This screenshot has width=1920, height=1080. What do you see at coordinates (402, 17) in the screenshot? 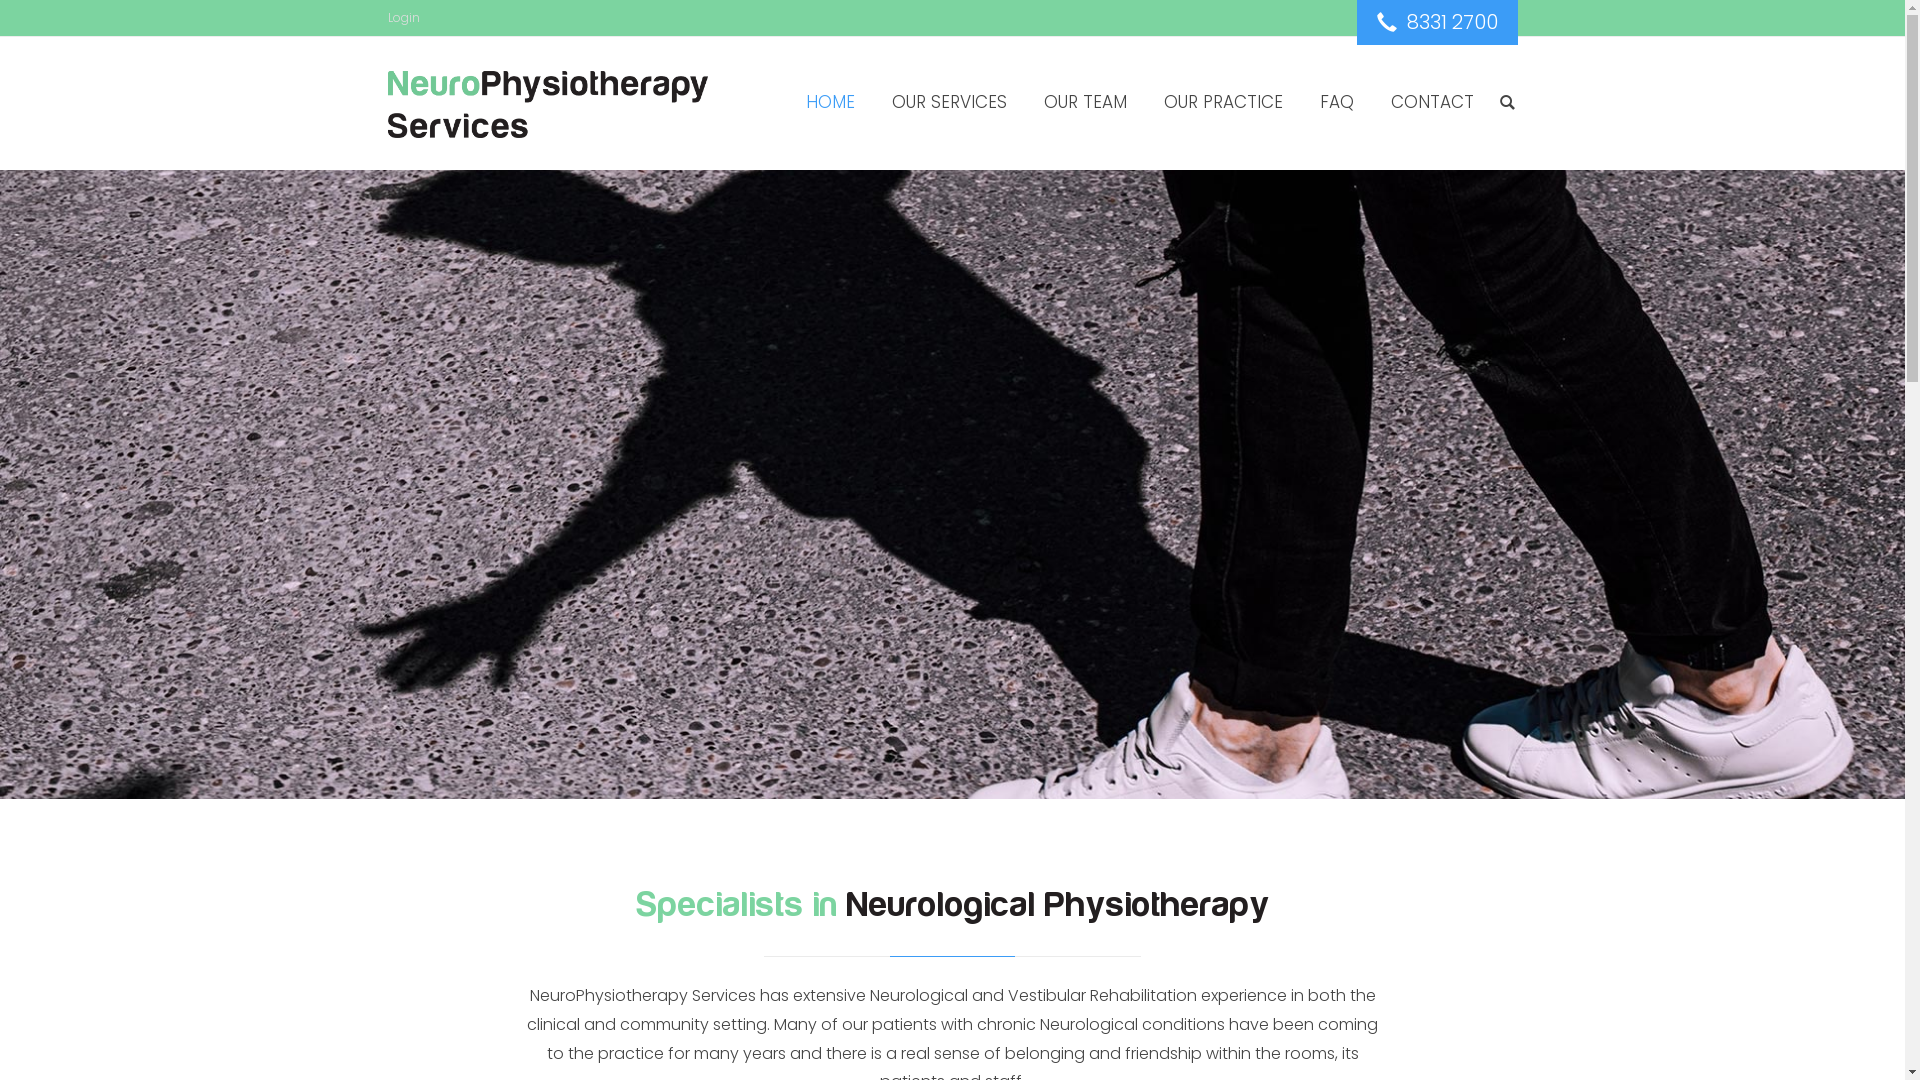
I see `'Login'` at bounding box center [402, 17].